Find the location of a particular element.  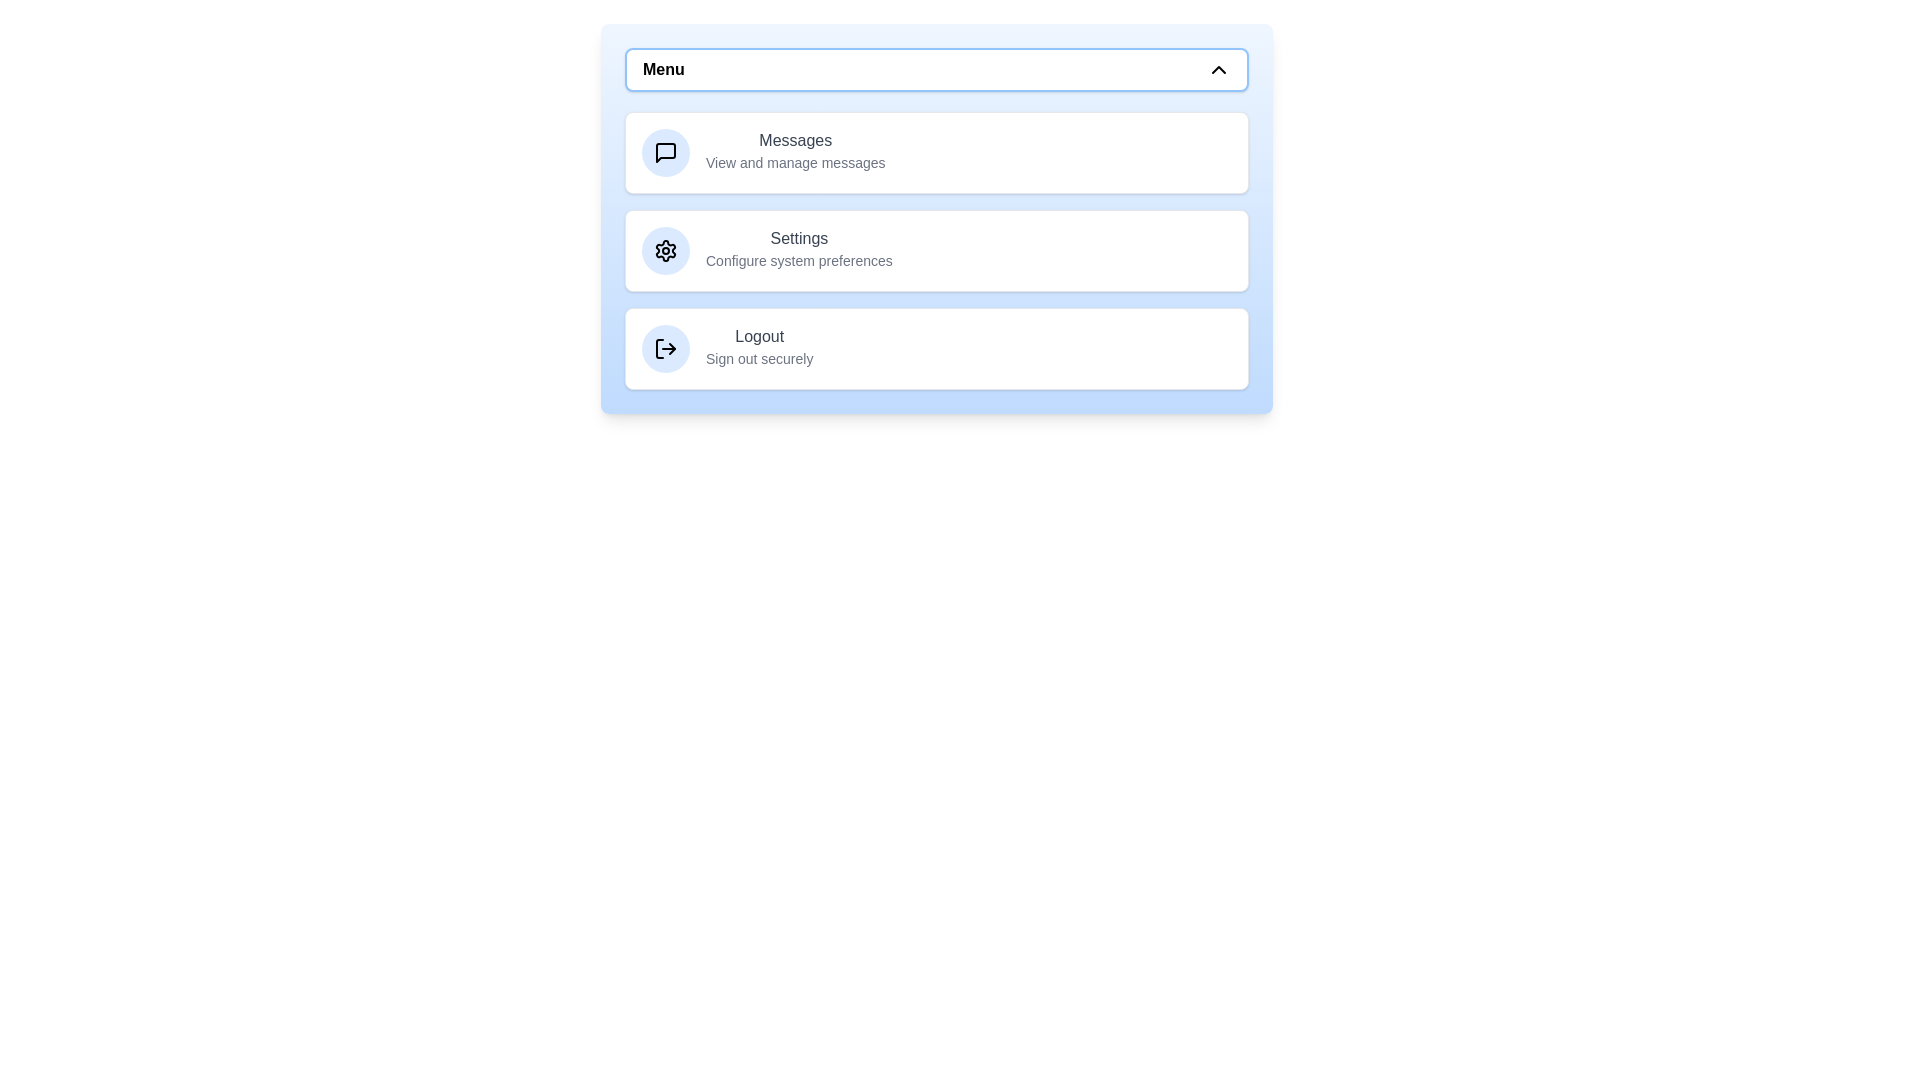

the menu item labeled Messages is located at coordinates (935, 152).